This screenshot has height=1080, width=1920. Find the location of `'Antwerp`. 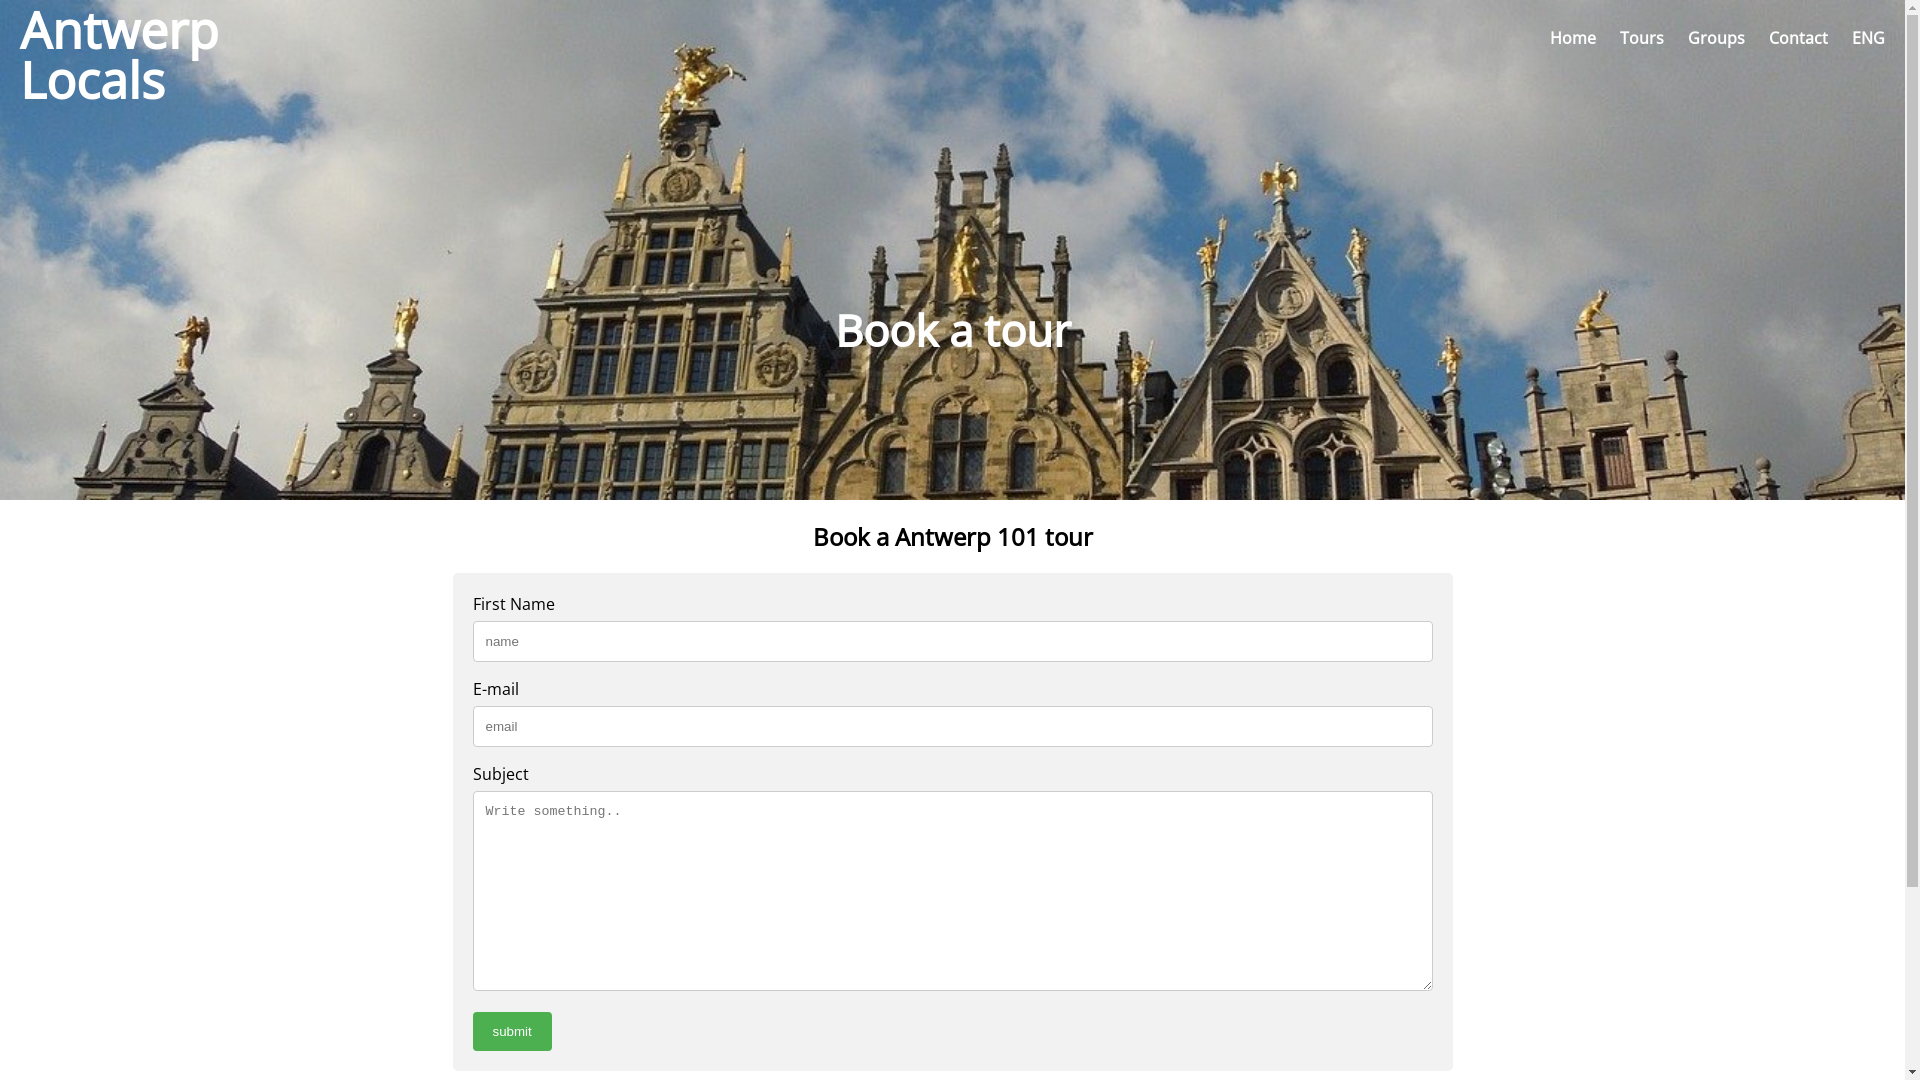

'Antwerp is located at coordinates (98, 38).